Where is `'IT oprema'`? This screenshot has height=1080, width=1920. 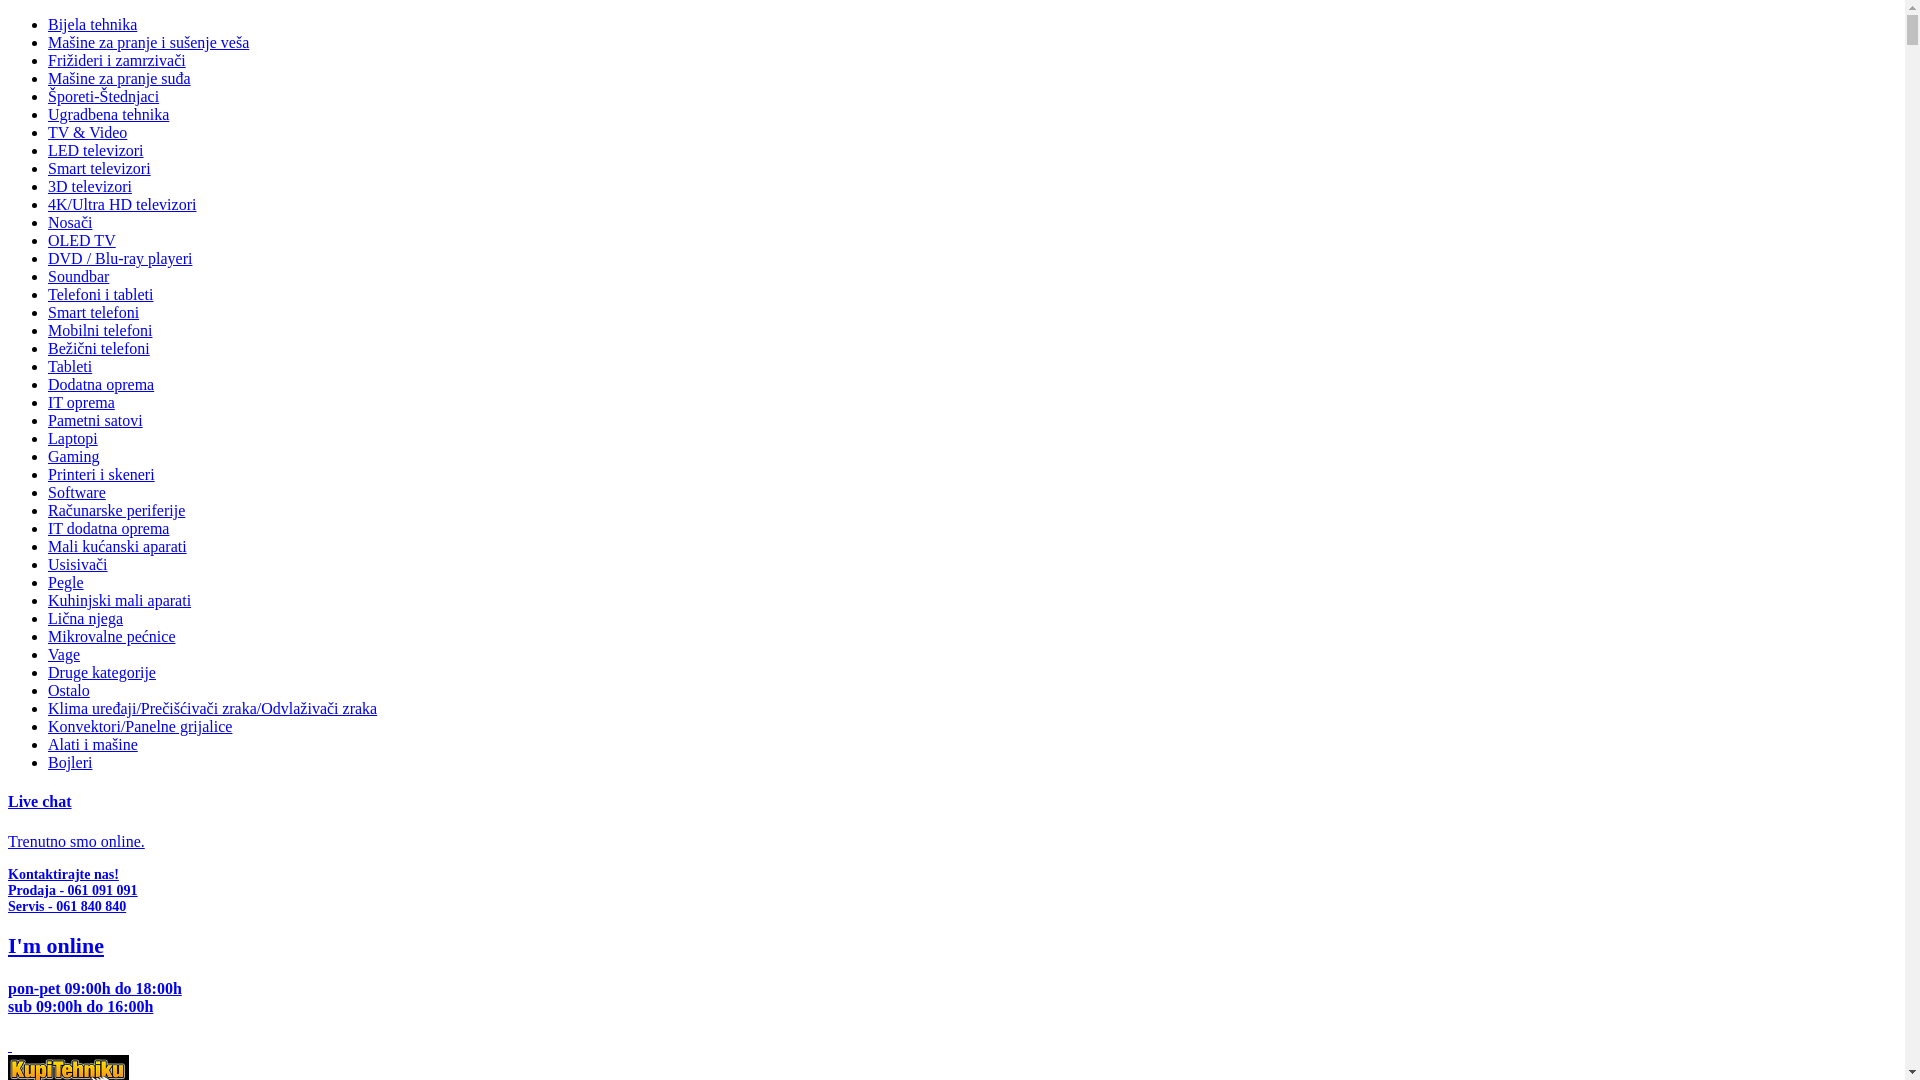
'IT oprema' is located at coordinates (80, 402).